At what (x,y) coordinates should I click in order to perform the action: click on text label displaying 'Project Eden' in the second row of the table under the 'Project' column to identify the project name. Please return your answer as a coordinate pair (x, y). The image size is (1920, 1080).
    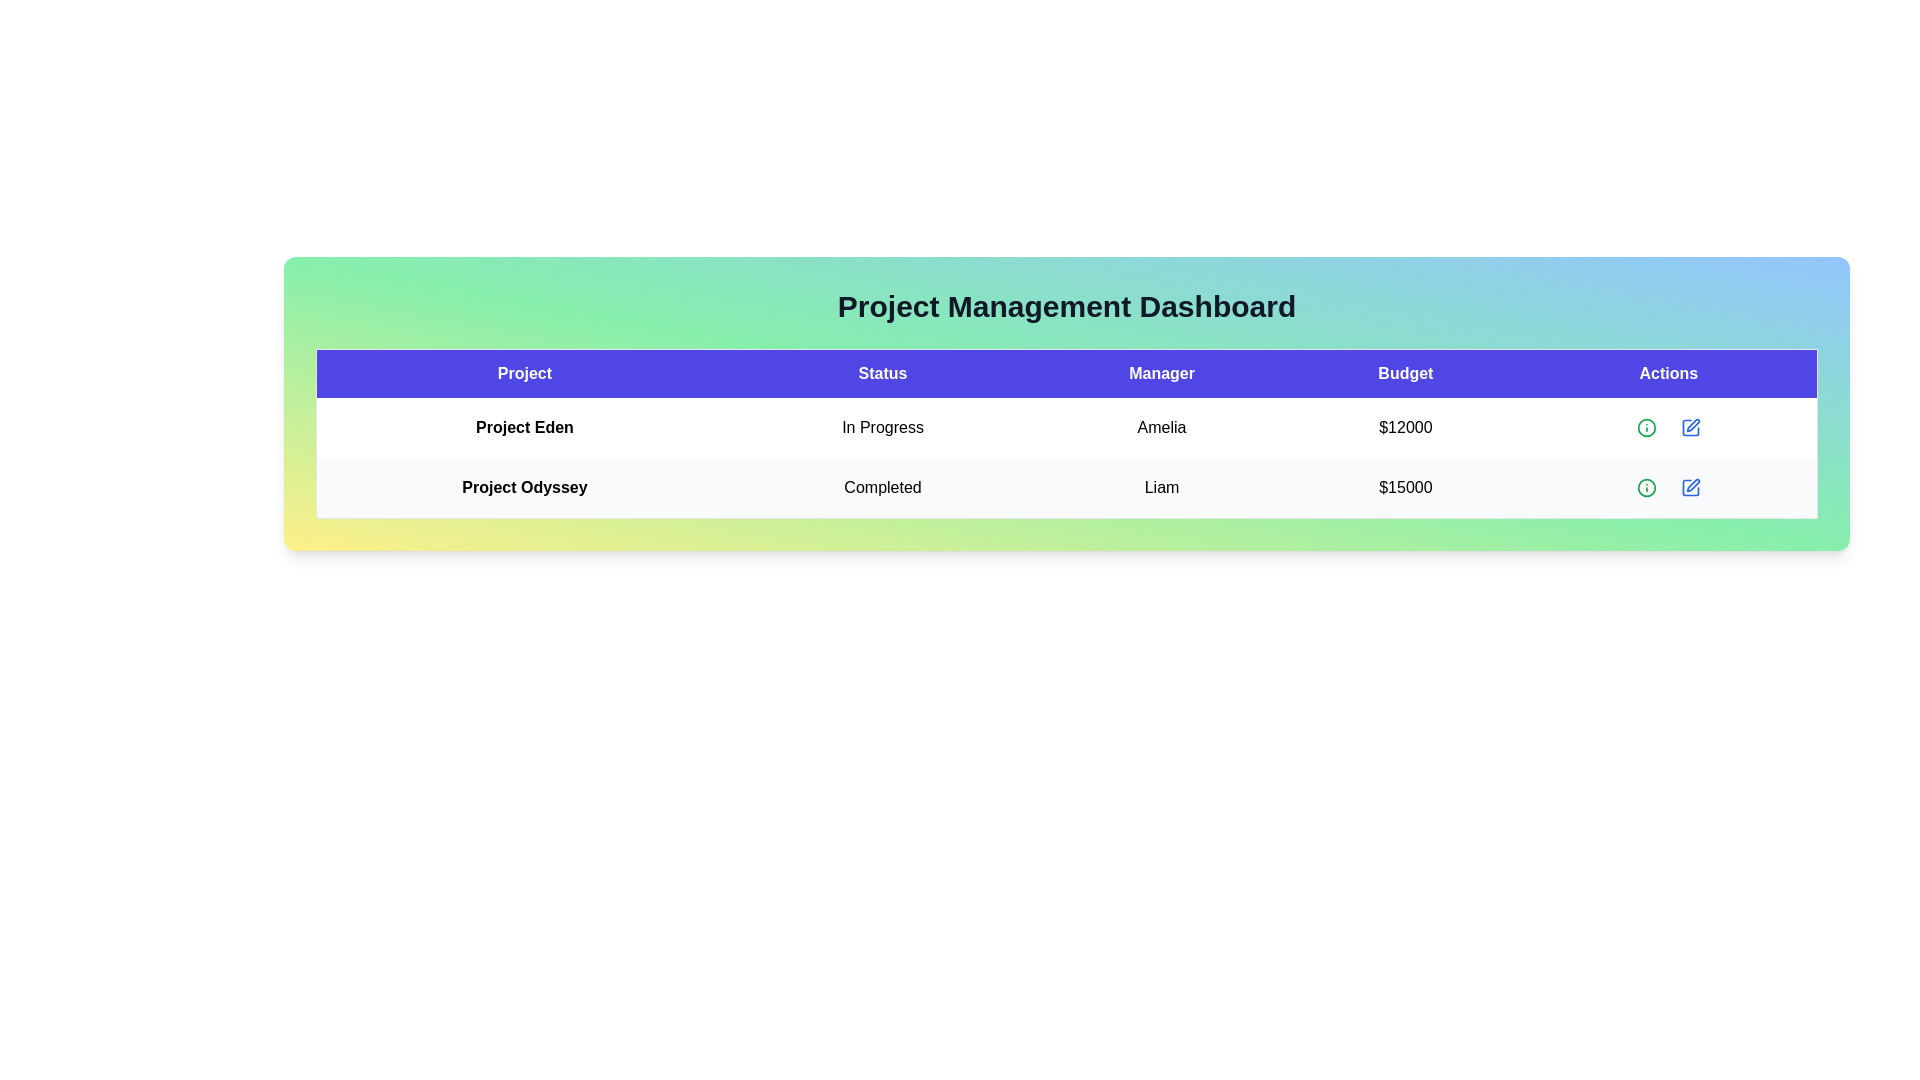
    Looking at the image, I should click on (524, 427).